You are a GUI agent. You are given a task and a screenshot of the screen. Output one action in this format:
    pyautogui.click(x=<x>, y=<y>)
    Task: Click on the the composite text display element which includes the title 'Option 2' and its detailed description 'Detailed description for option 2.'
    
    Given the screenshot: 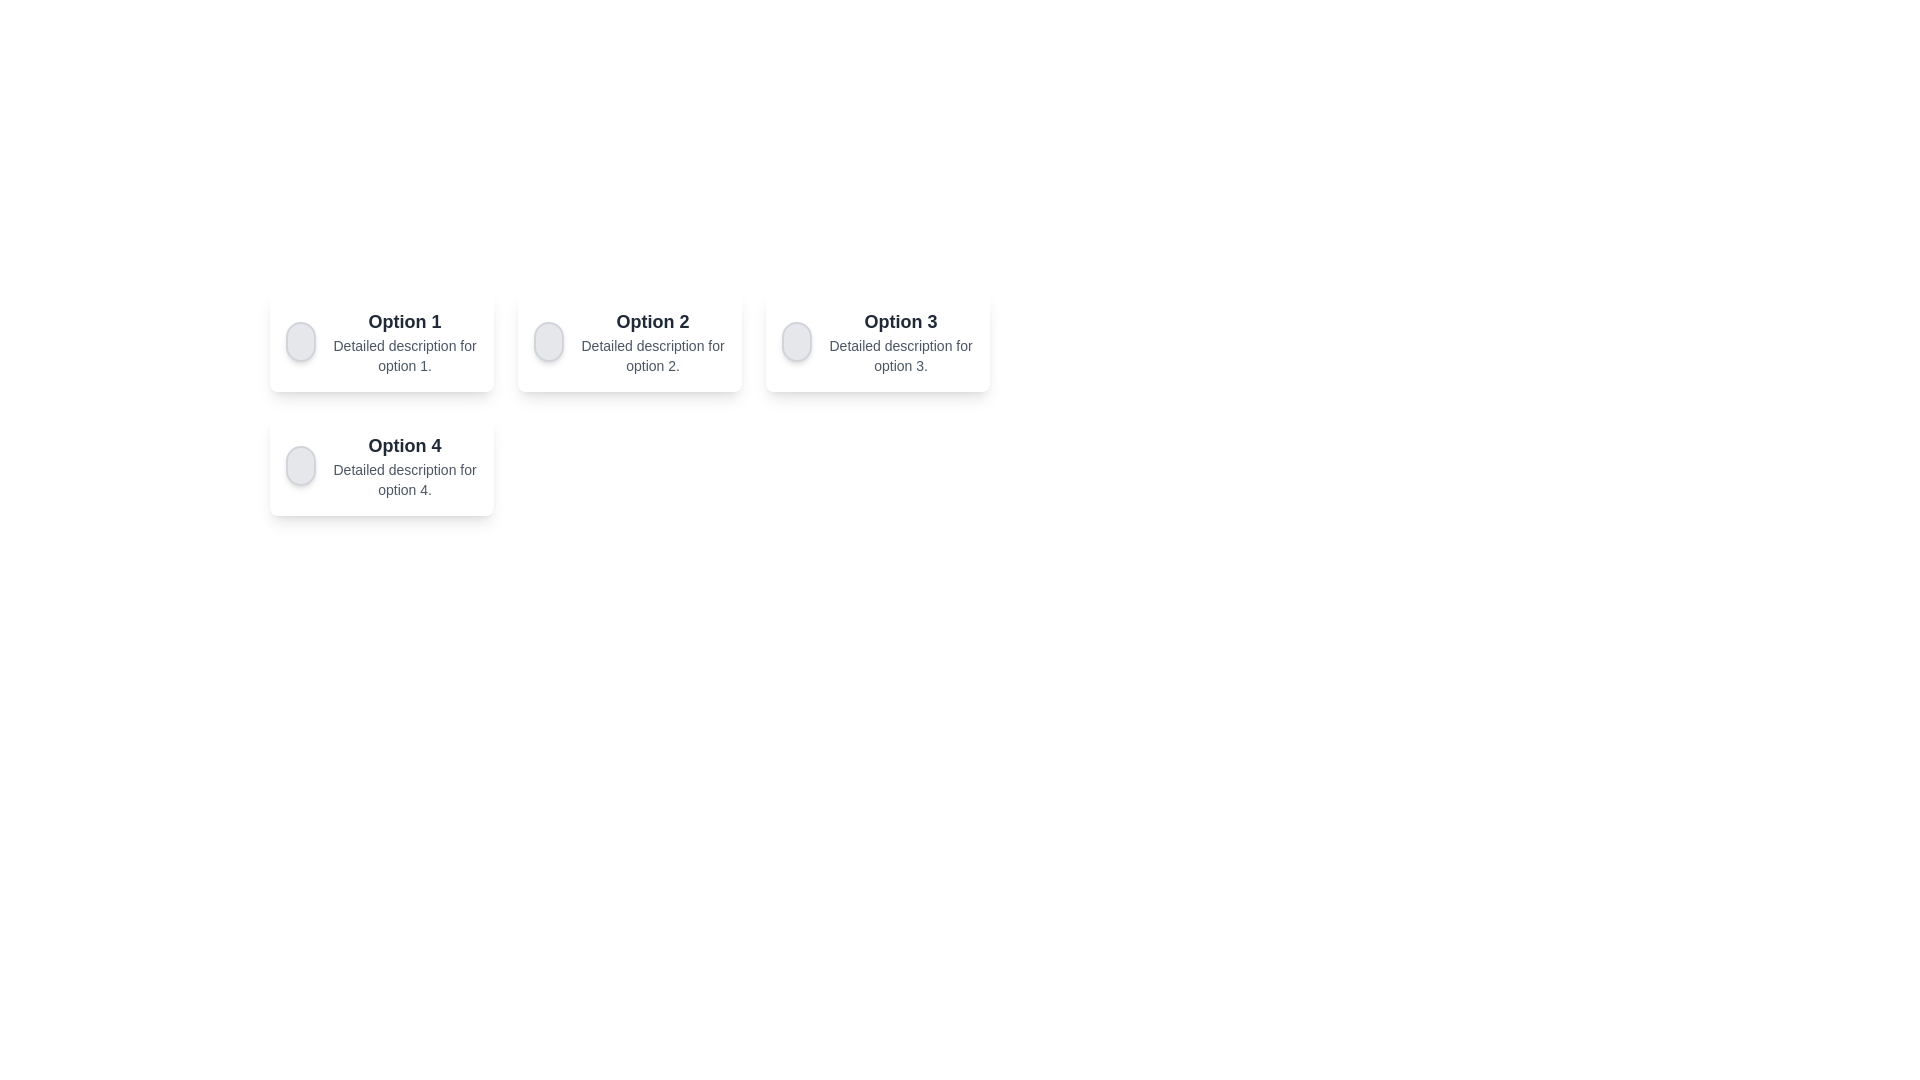 What is the action you would take?
    pyautogui.click(x=652, y=341)
    